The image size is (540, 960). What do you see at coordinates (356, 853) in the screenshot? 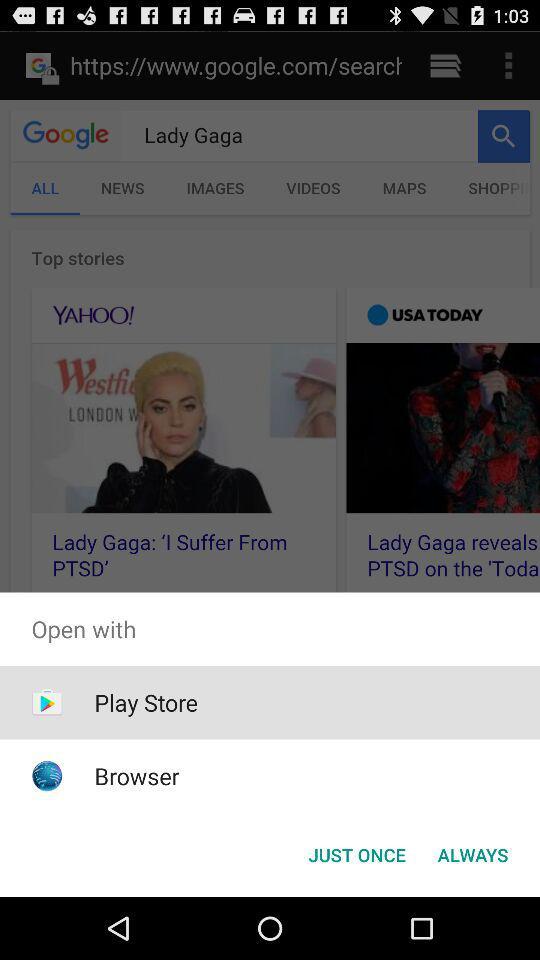
I see `just once button` at bounding box center [356, 853].